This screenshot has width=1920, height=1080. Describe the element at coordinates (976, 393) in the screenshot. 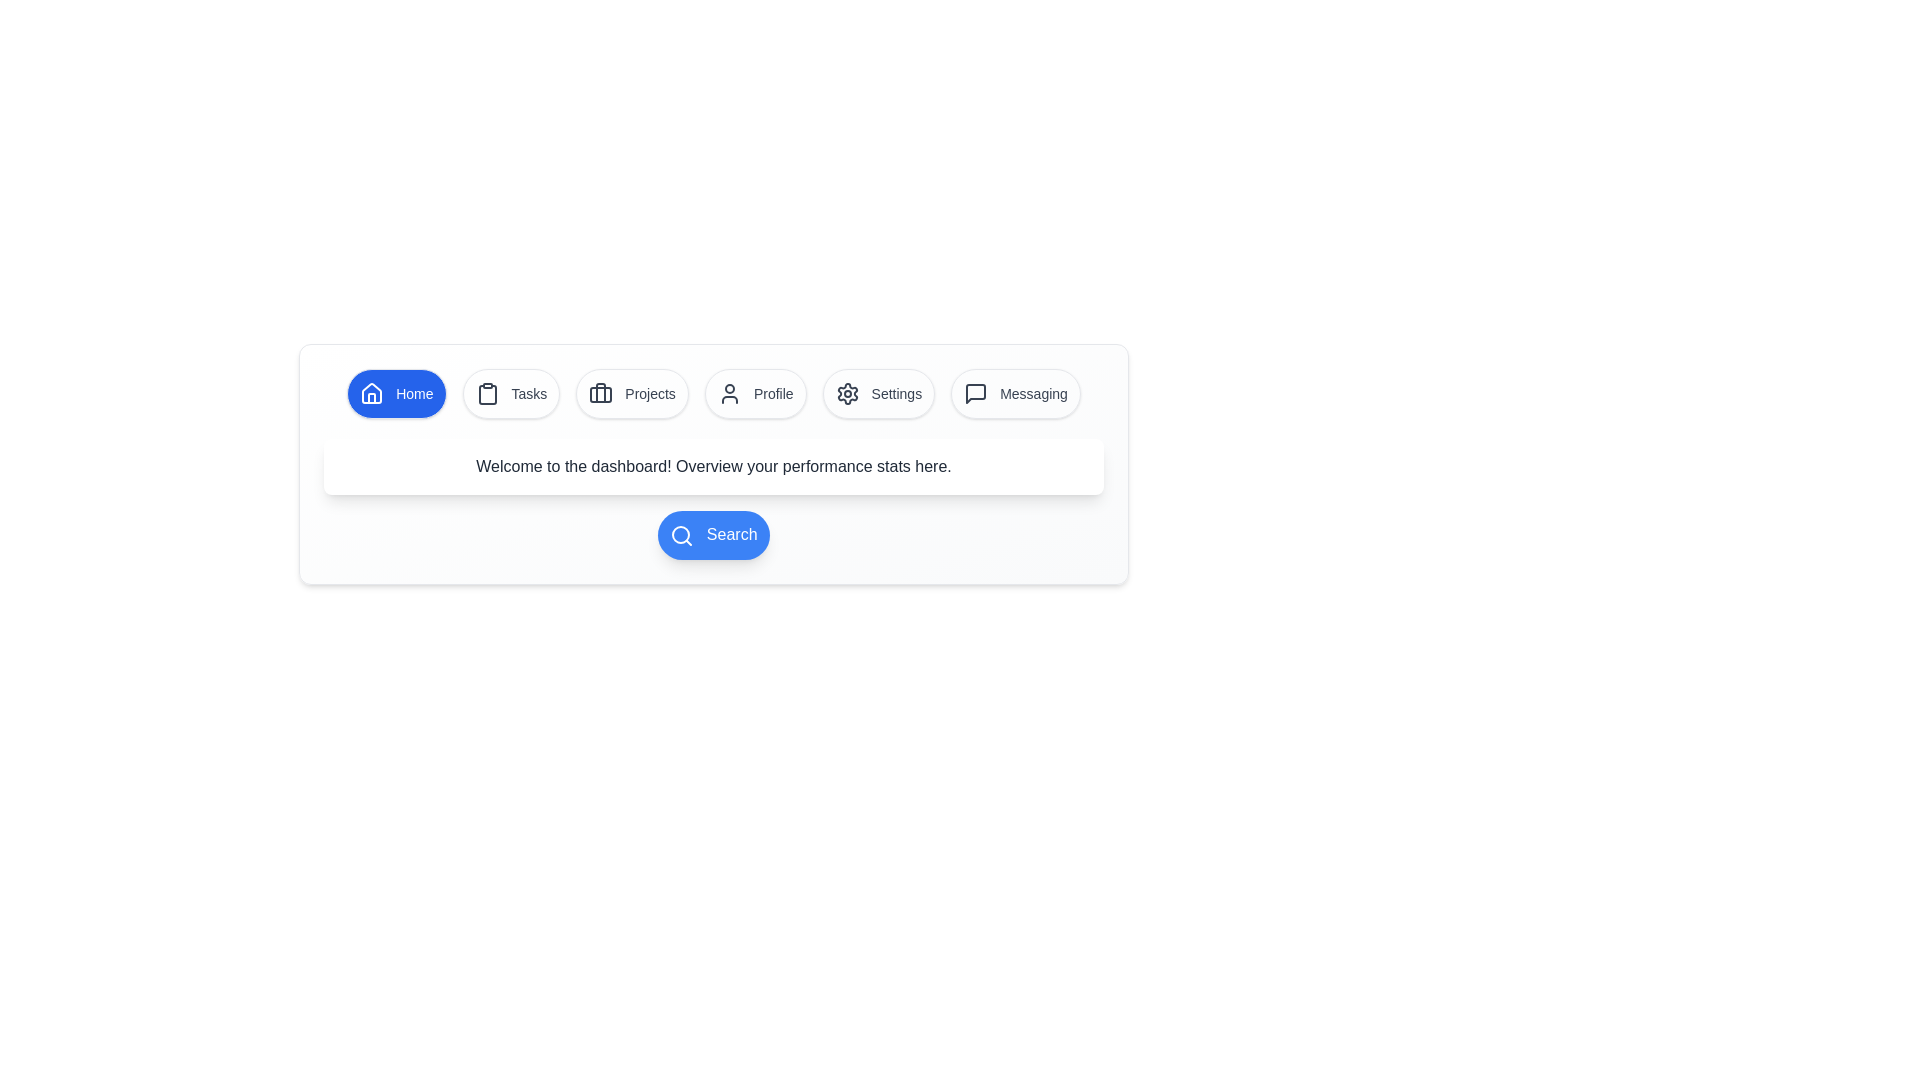

I see `the compact square-shaped icon on the left side of the 'Messaging' button` at that location.